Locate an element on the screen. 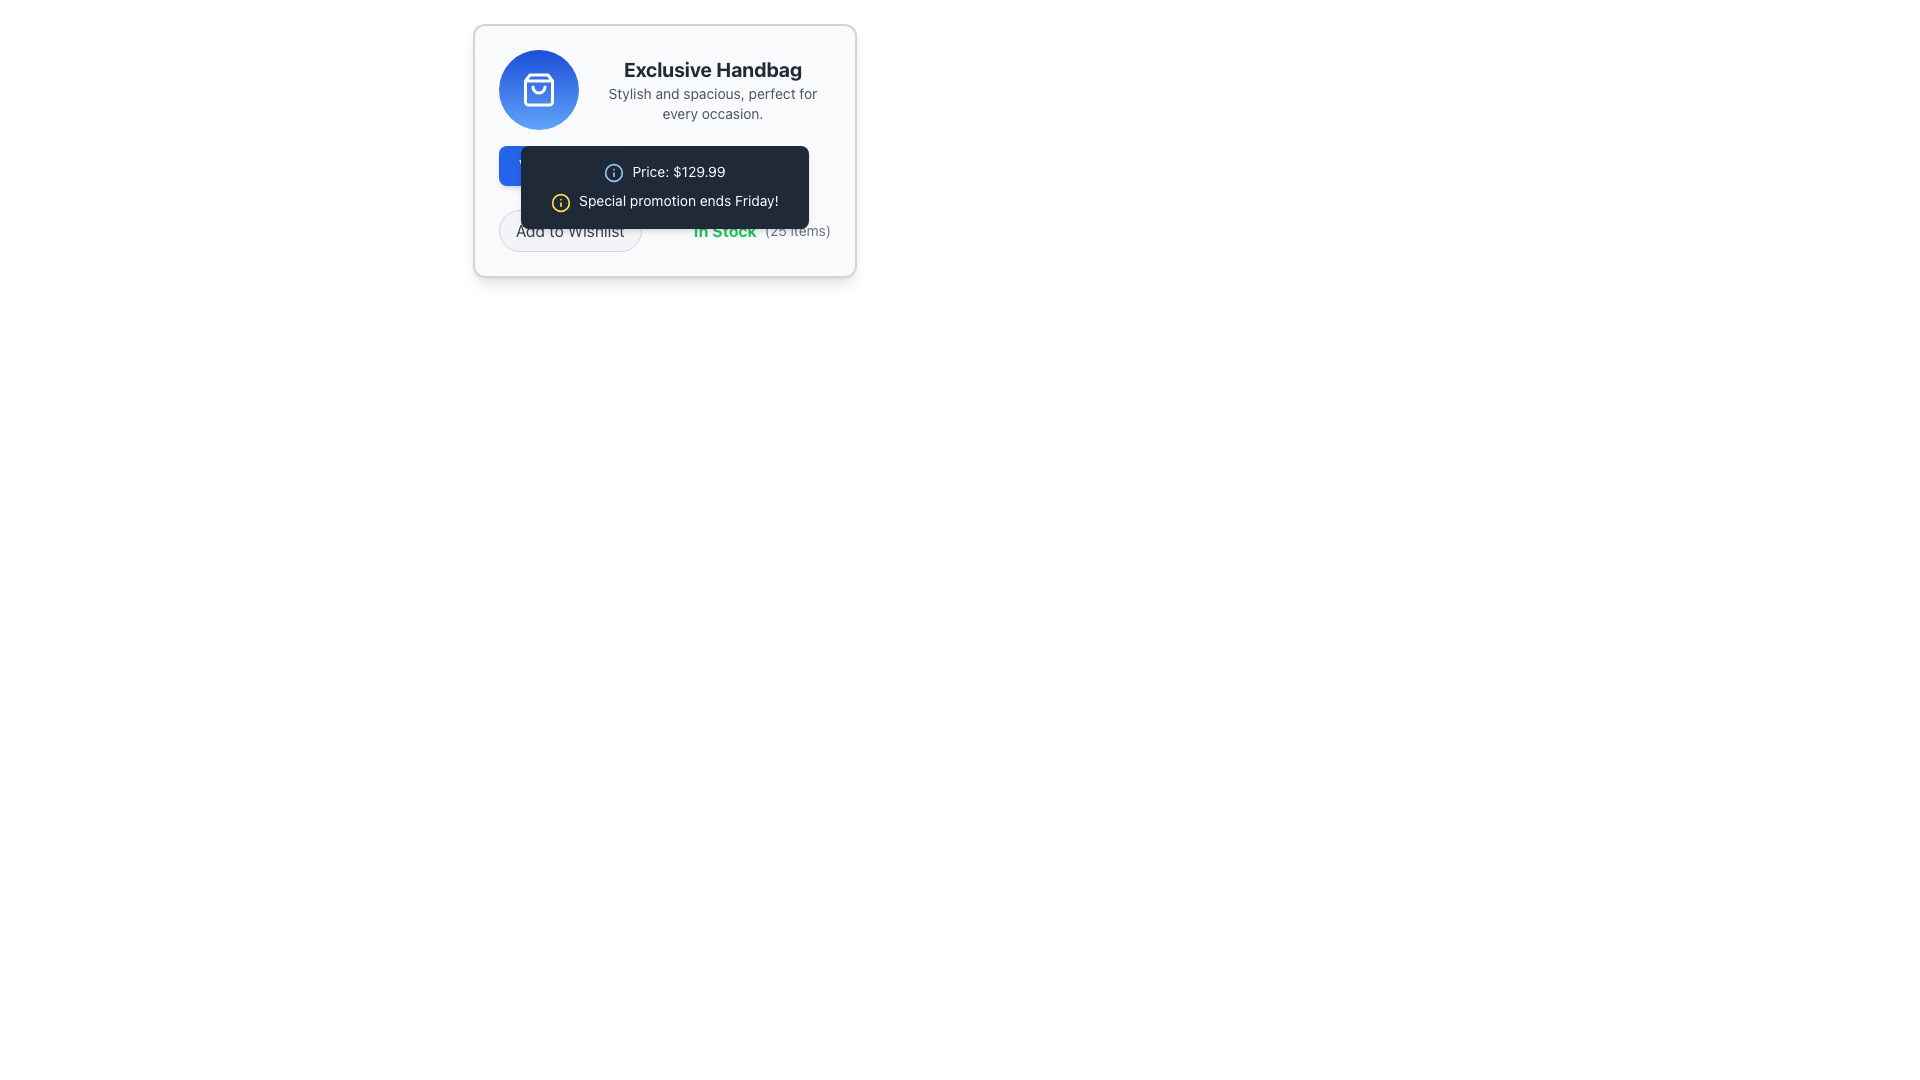 This screenshot has height=1080, width=1920. the informational icon located to the left of the text 'Special promotion ends Friday!' is located at coordinates (560, 202).